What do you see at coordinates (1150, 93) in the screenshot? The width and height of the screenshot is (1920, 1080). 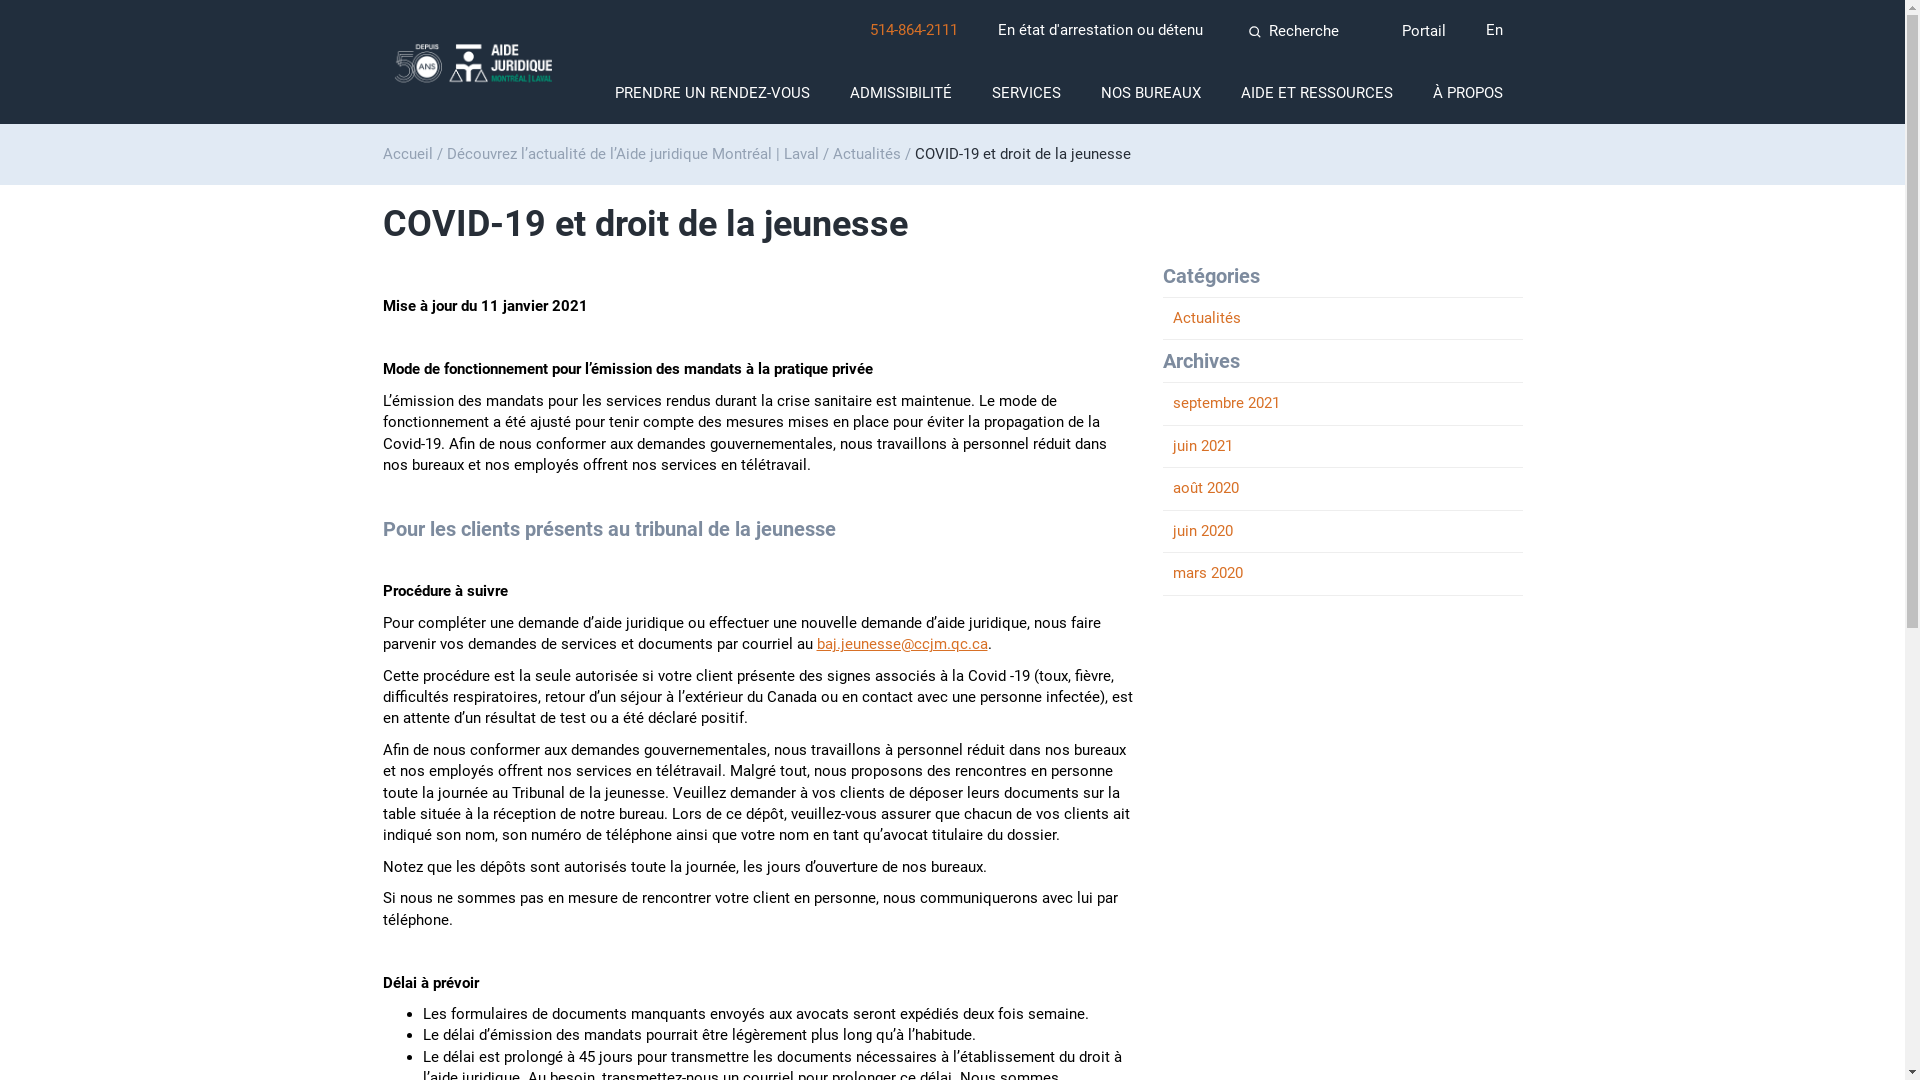 I see `'NOS BUREAUX'` at bounding box center [1150, 93].